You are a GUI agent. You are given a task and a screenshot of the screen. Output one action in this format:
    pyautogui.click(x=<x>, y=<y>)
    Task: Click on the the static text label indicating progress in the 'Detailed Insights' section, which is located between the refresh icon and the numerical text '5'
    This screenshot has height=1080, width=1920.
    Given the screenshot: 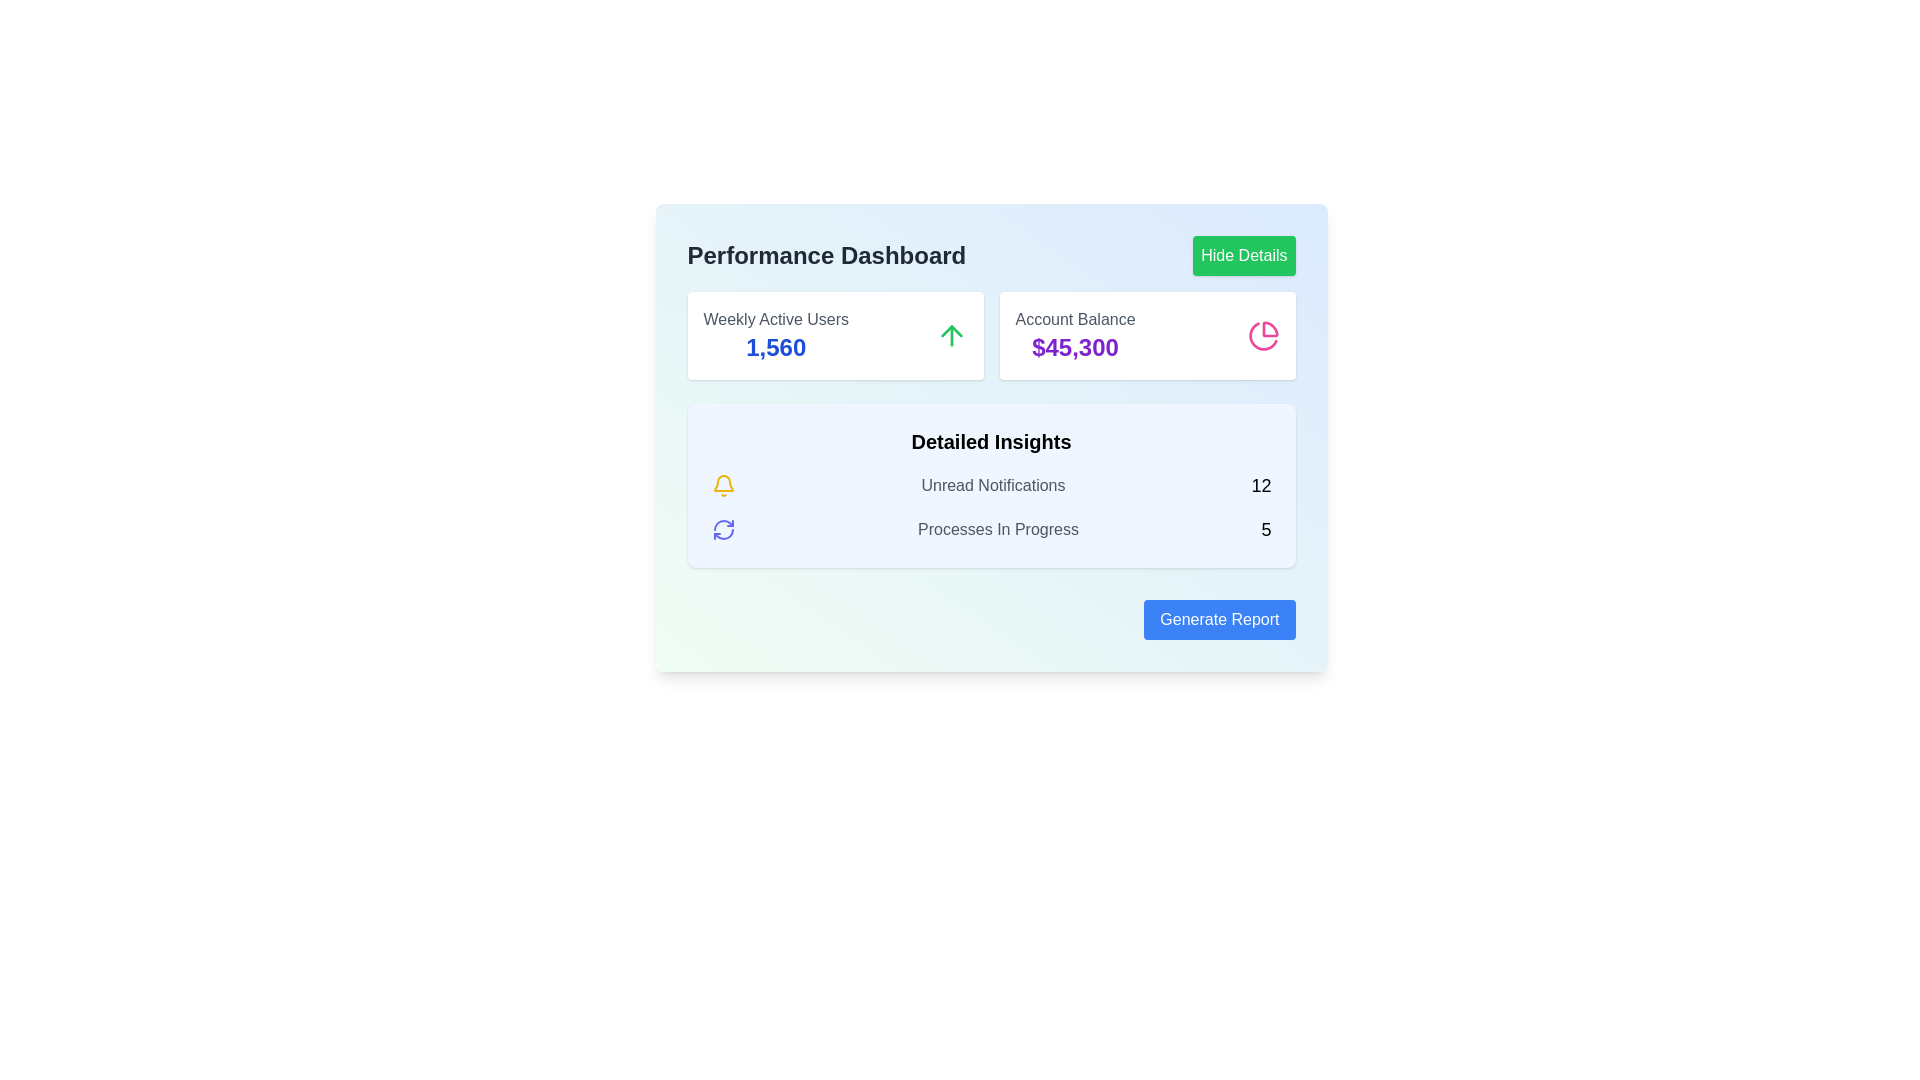 What is the action you would take?
    pyautogui.click(x=998, y=528)
    